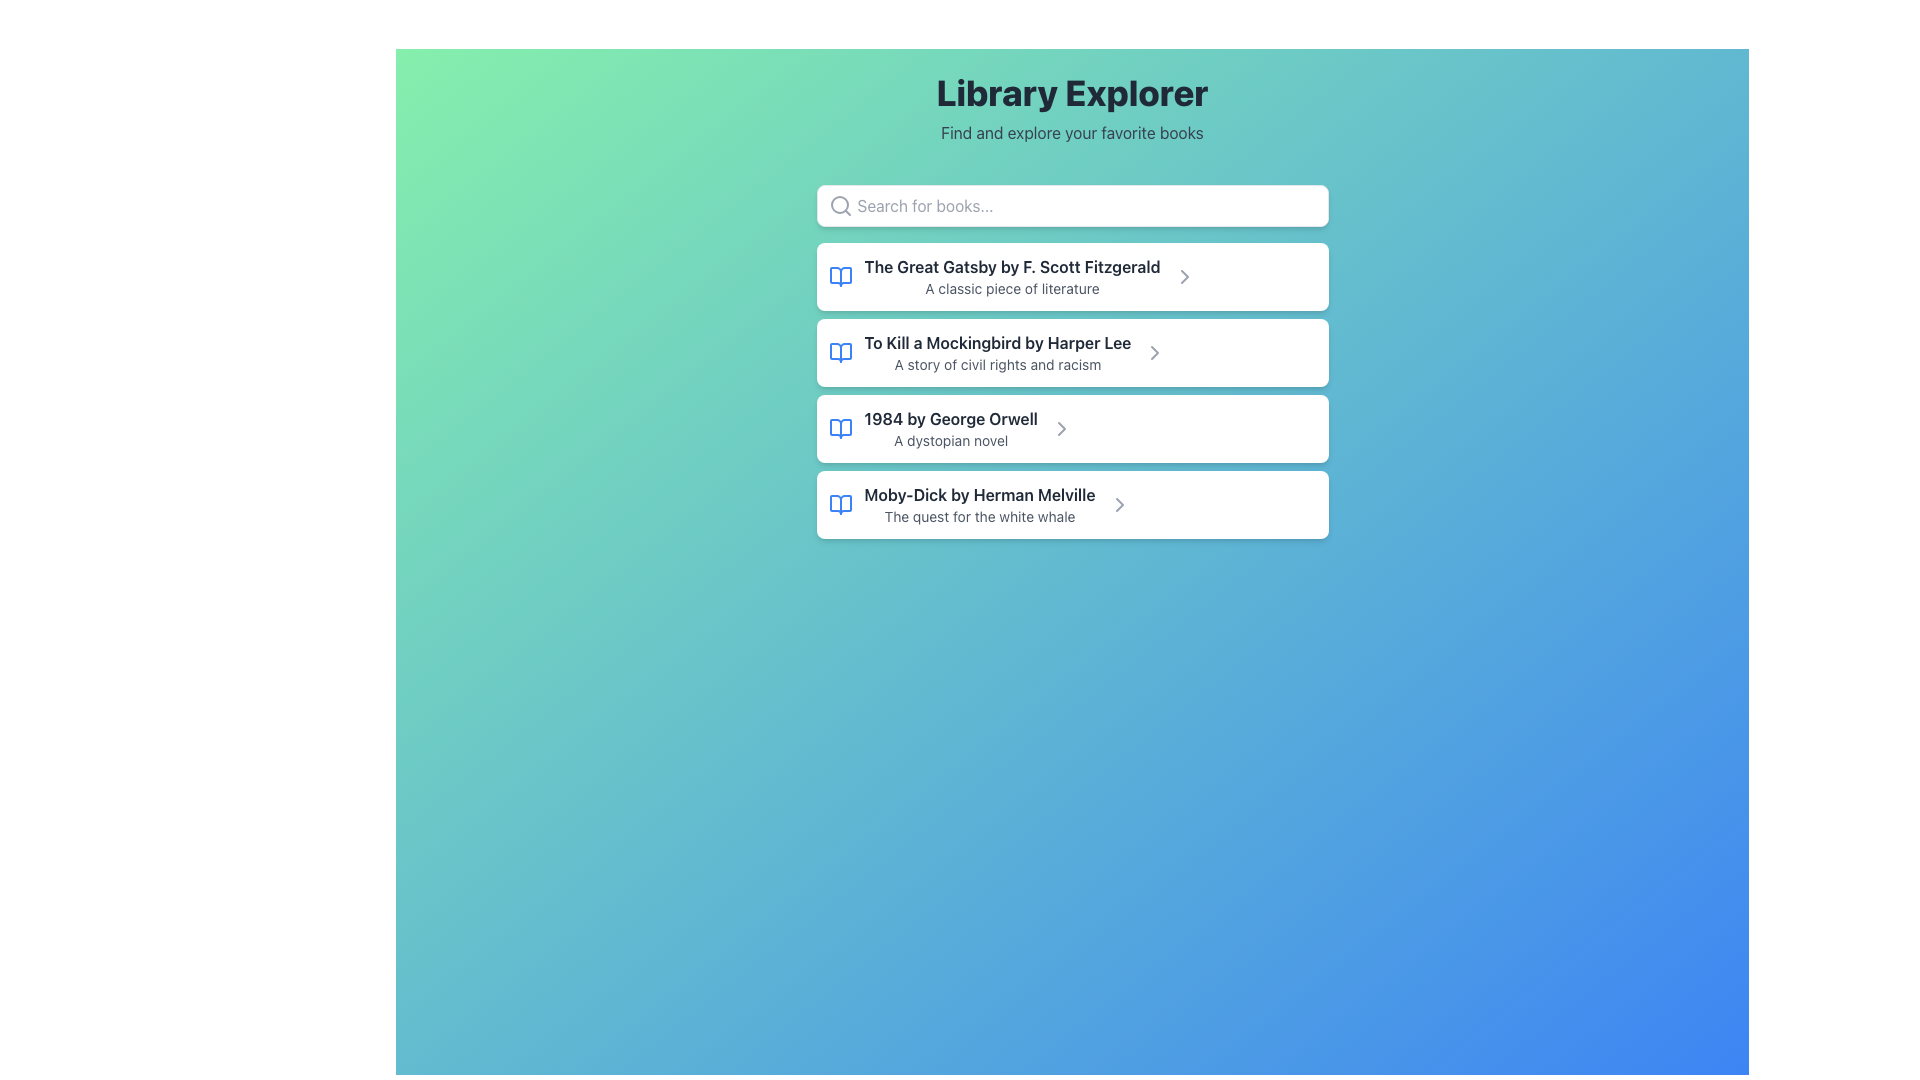 The height and width of the screenshot is (1080, 1920). I want to click on the 'Library Explorer' text label, which is a large, bold header at the top center of the page, displayed in dark gray against a light gradient background, so click(1071, 92).